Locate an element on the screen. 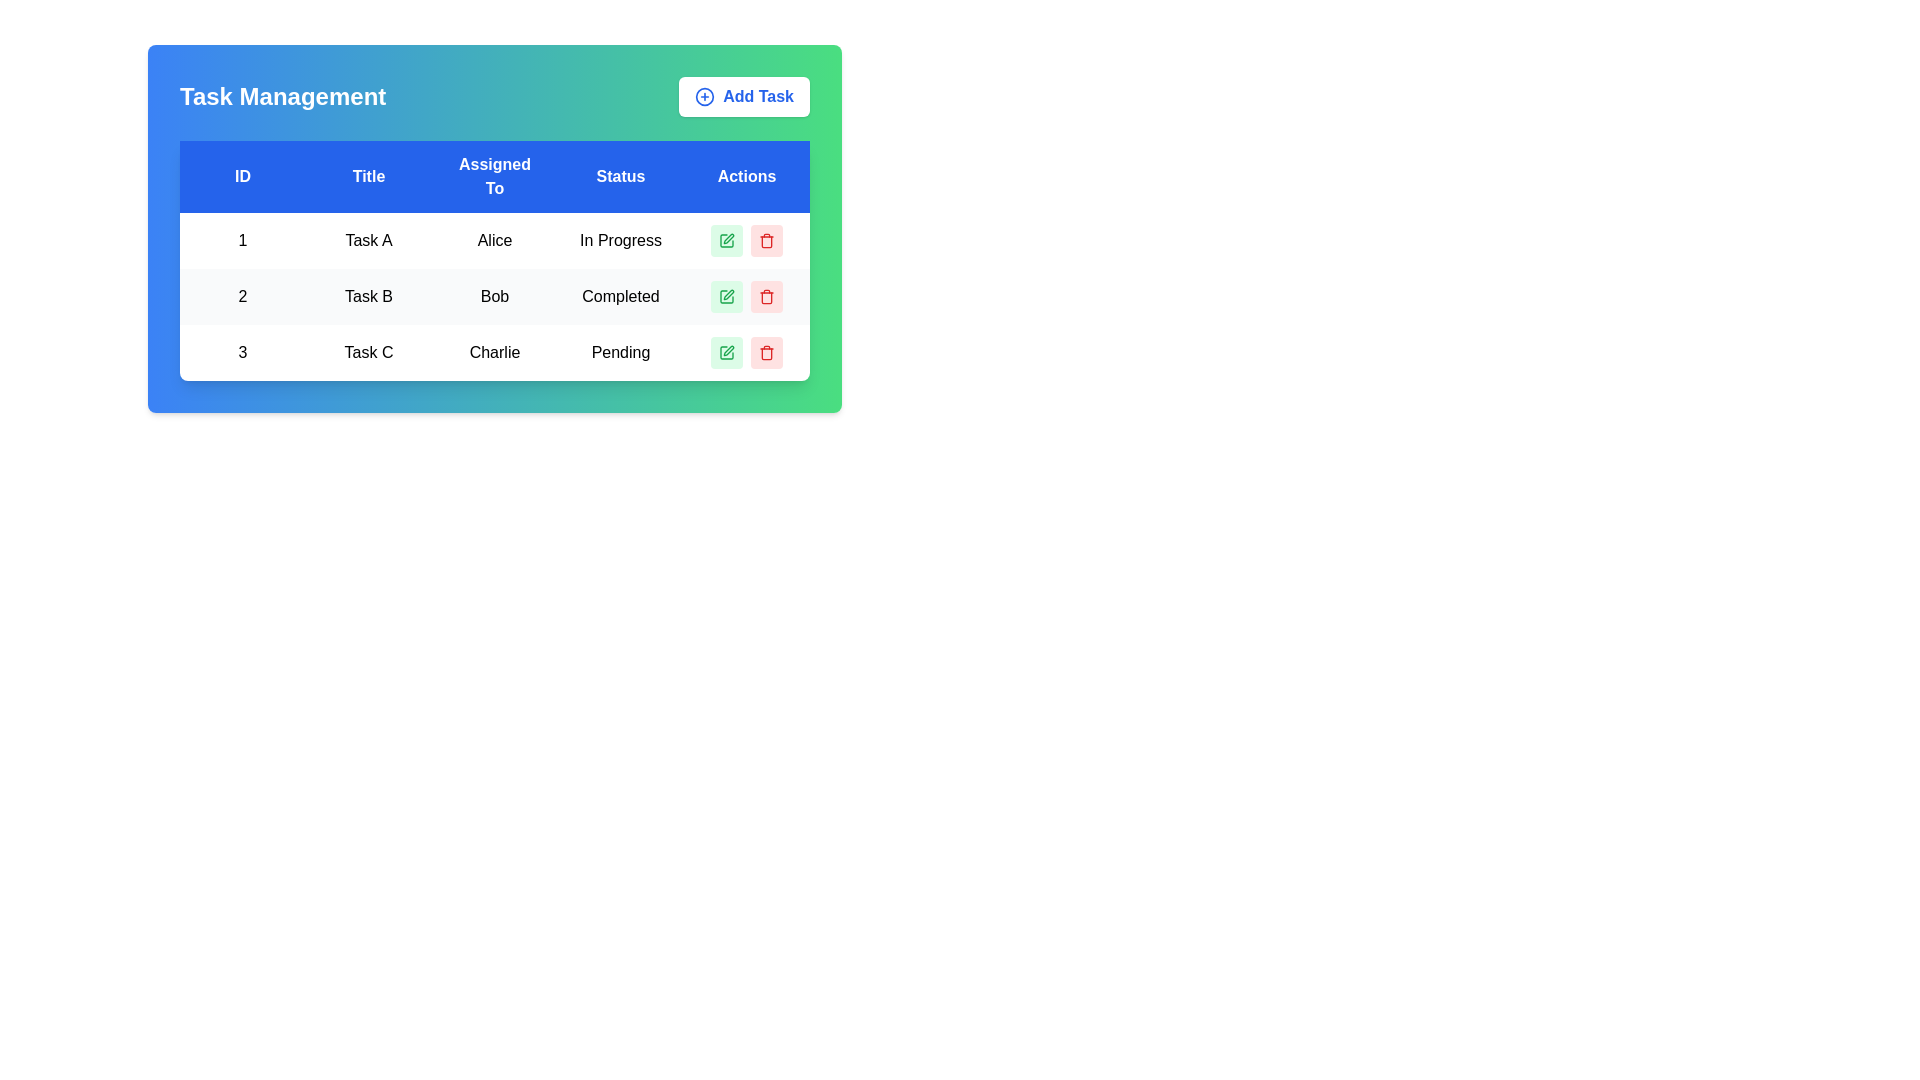 Image resolution: width=1920 pixels, height=1080 pixels. the static text label displaying 'Task B' in the second column of the second row in the 'Task Management' table is located at coordinates (369, 297).